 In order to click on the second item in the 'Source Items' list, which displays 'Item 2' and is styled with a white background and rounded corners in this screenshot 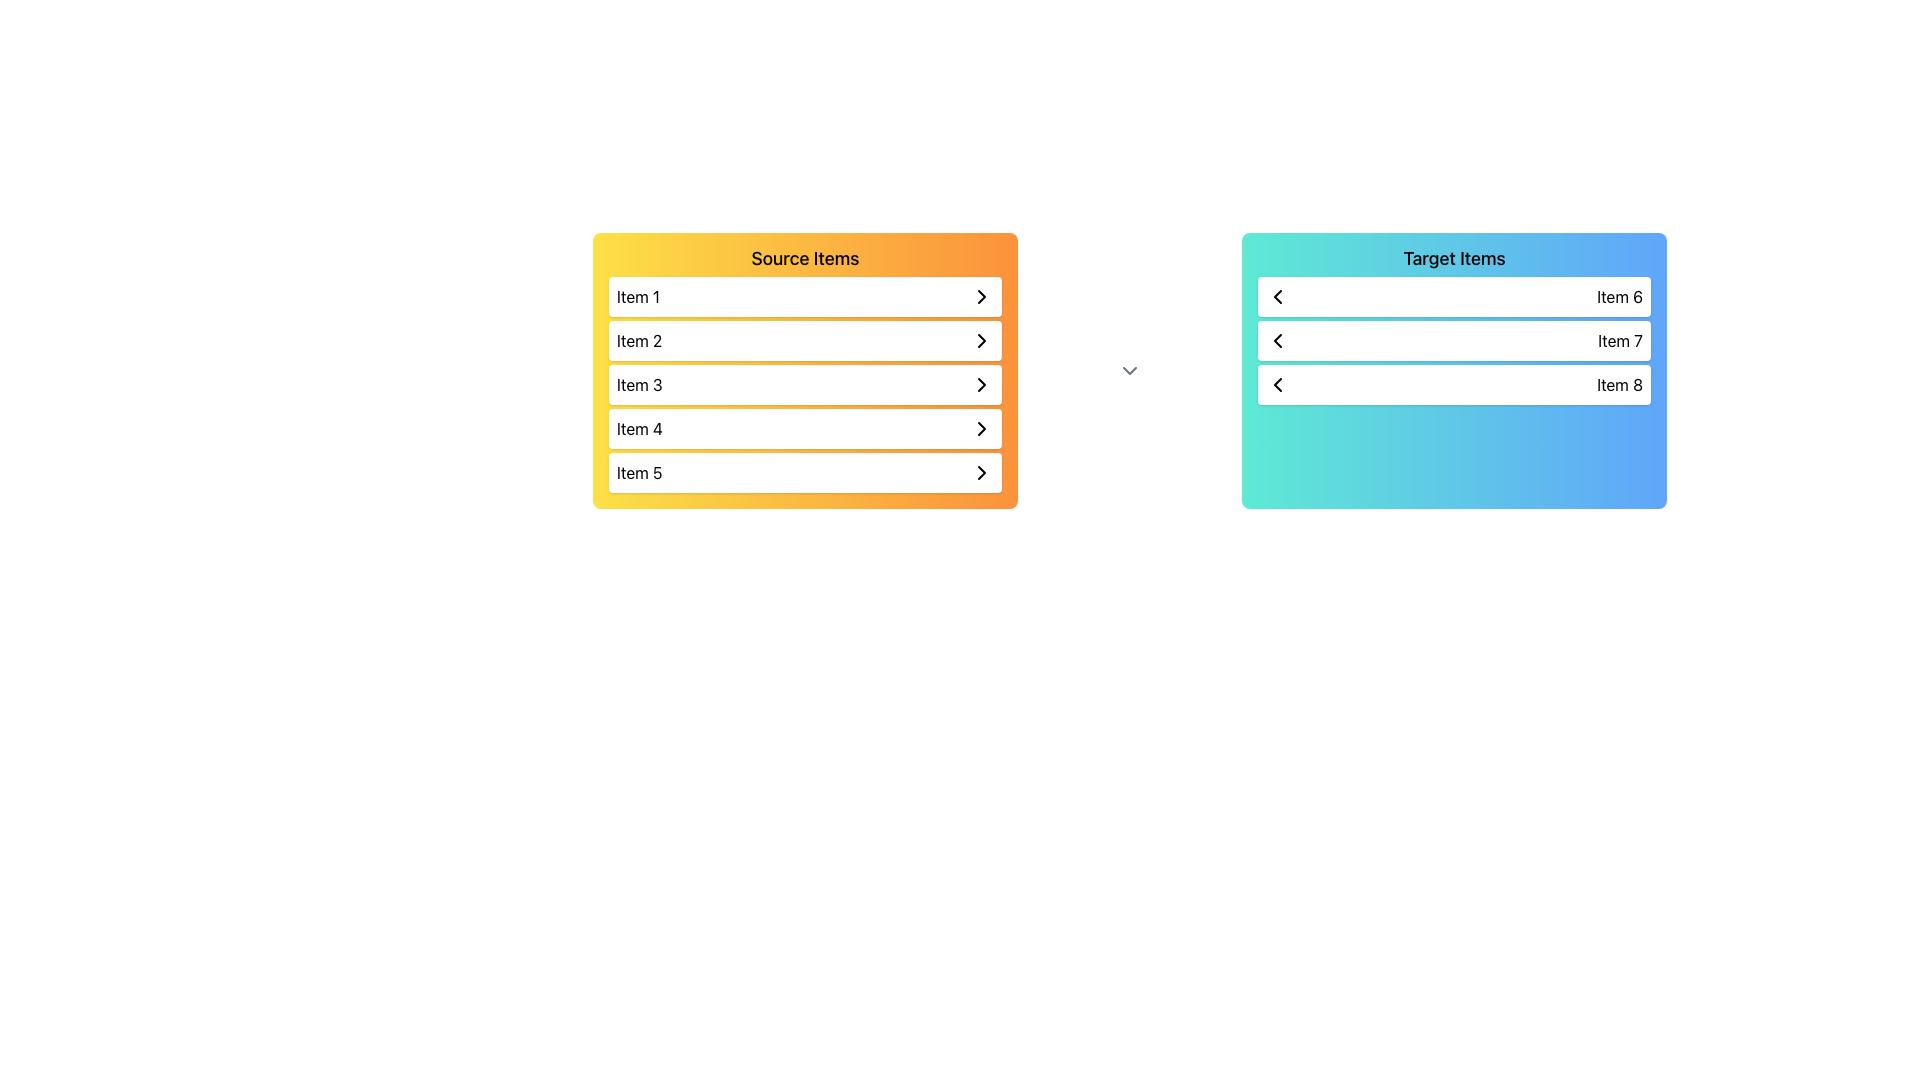, I will do `click(805, 339)`.